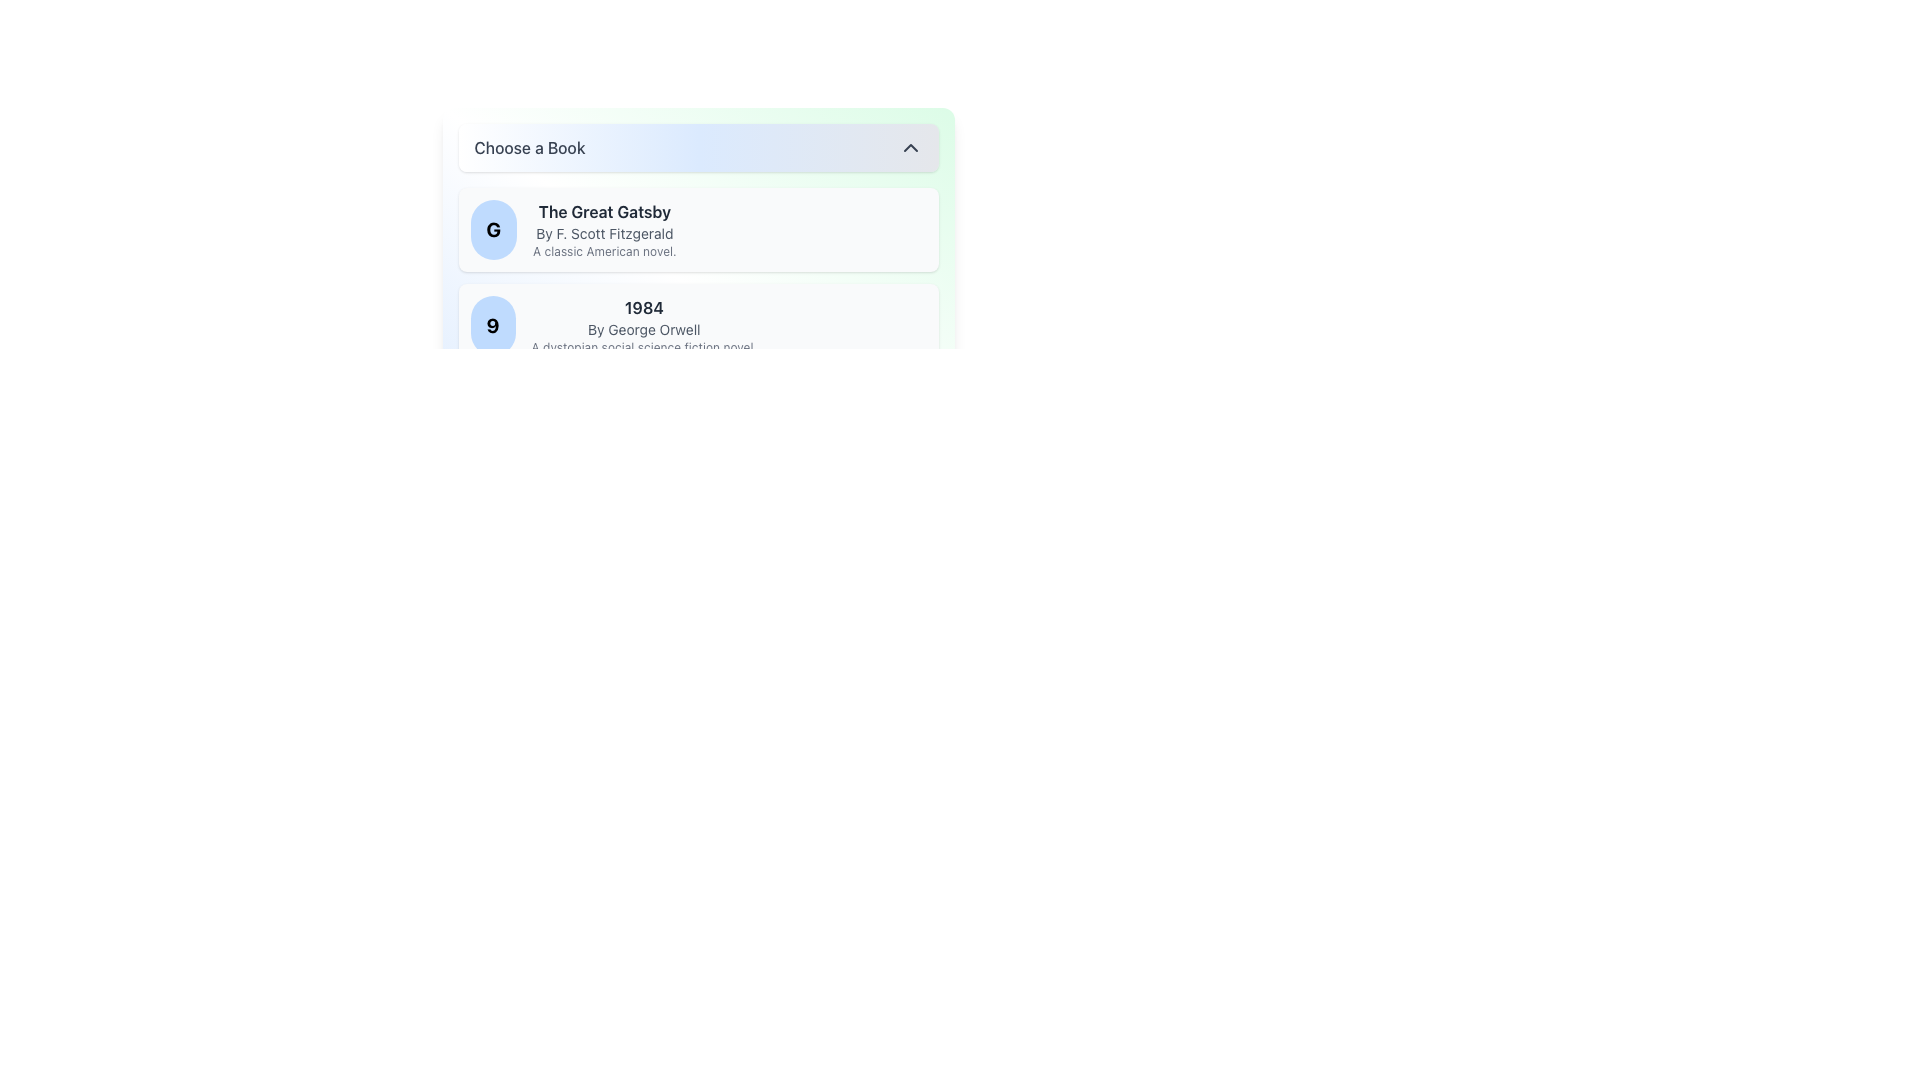 This screenshot has width=1920, height=1080. I want to click on the text label indicating 'George Orwell' as the author of '1984', so click(644, 329).